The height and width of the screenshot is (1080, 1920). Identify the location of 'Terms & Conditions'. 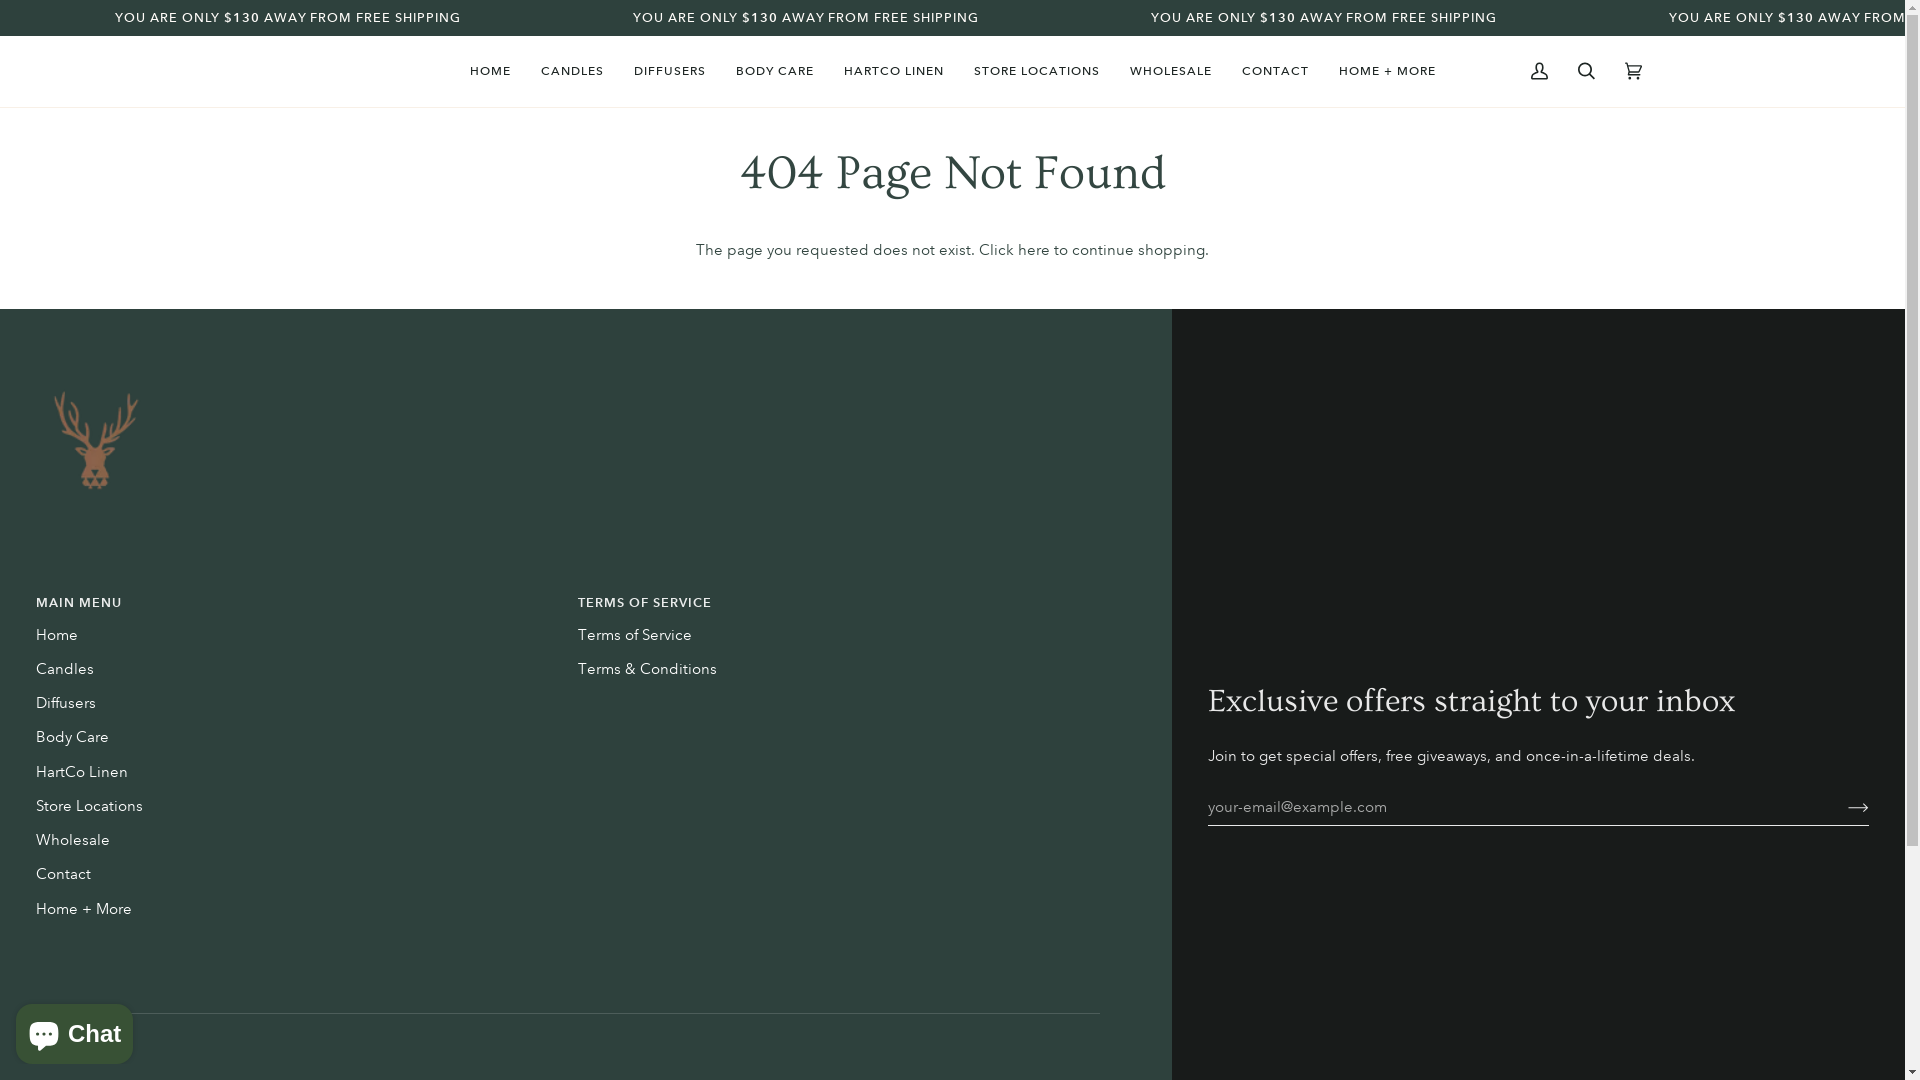
(576, 668).